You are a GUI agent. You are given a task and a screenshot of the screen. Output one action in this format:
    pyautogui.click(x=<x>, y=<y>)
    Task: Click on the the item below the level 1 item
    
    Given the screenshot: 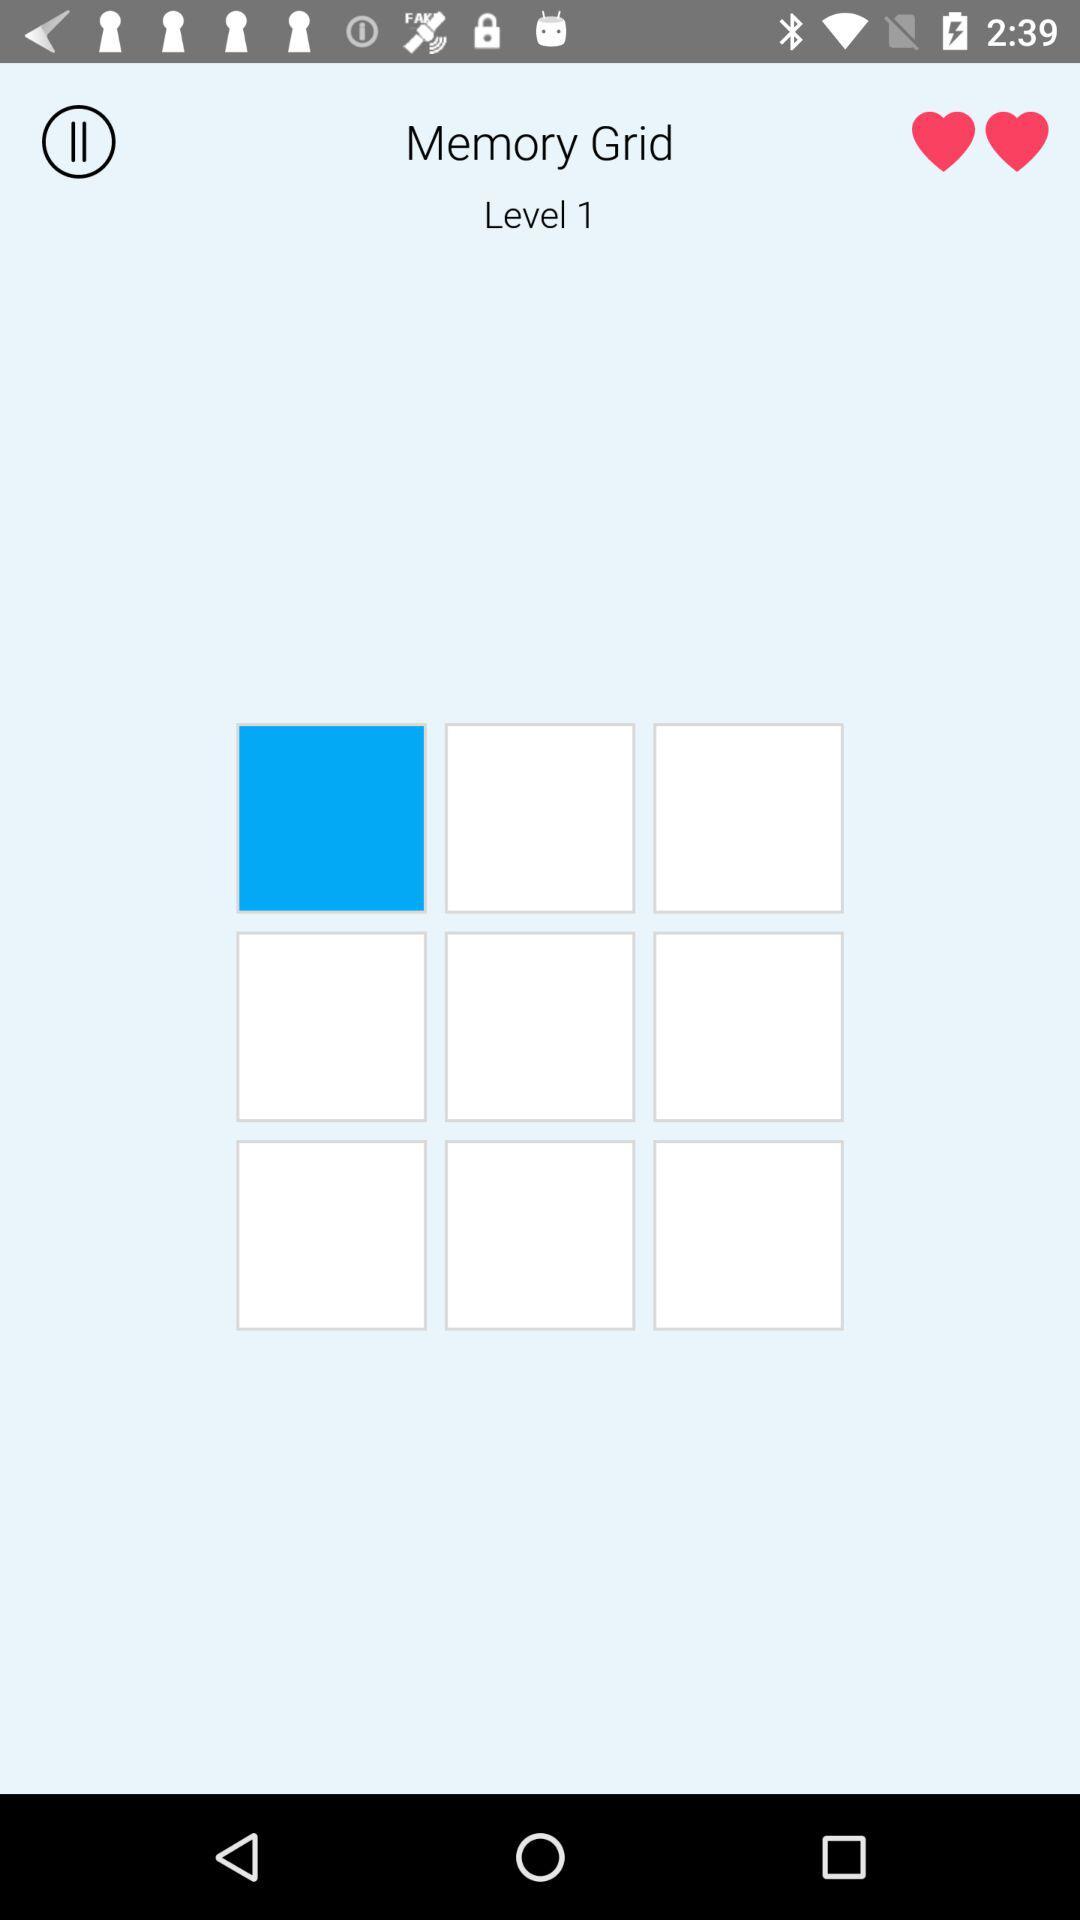 What is the action you would take?
    pyautogui.click(x=540, y=818)
    